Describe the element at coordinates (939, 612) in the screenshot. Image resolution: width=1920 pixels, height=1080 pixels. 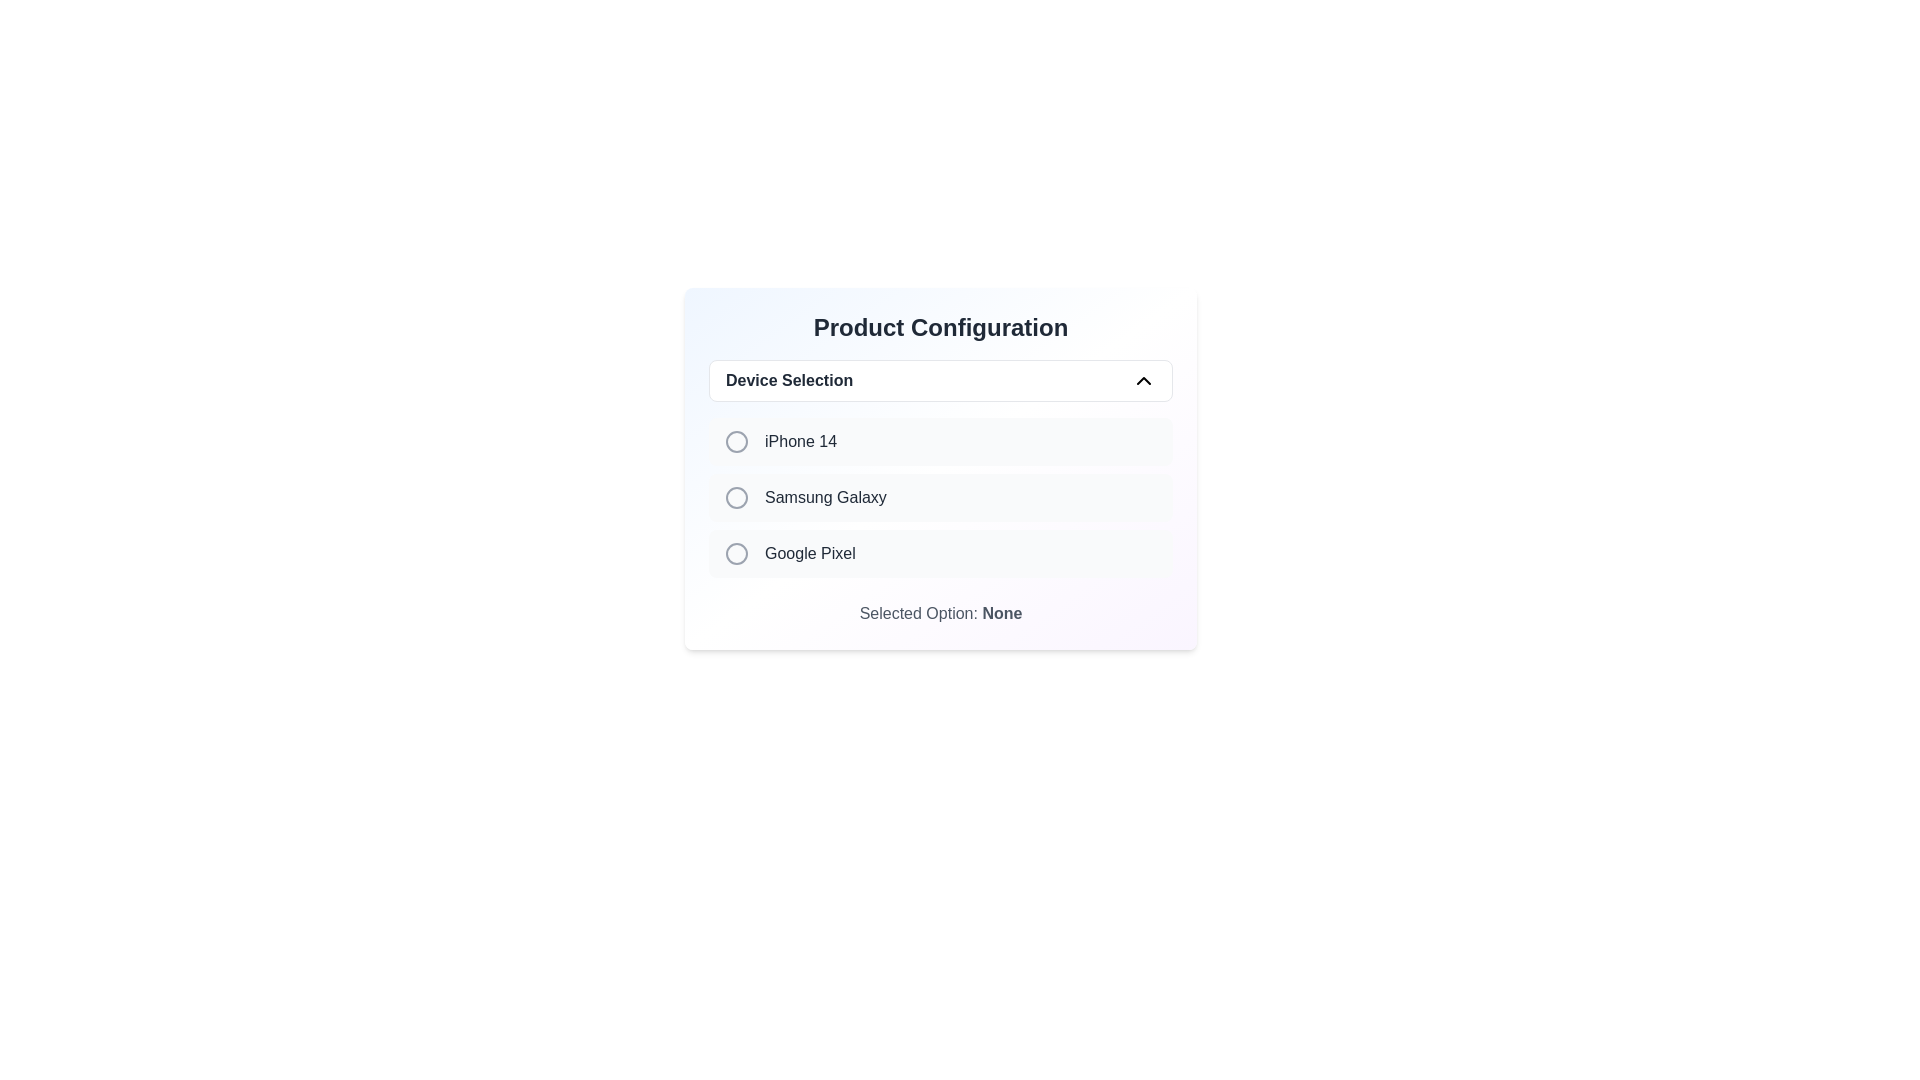
I see `the text element displaying 'Selected Option: None', which is styled in medium gray with centered alignment and bold emphasis on 'None'` at that location.